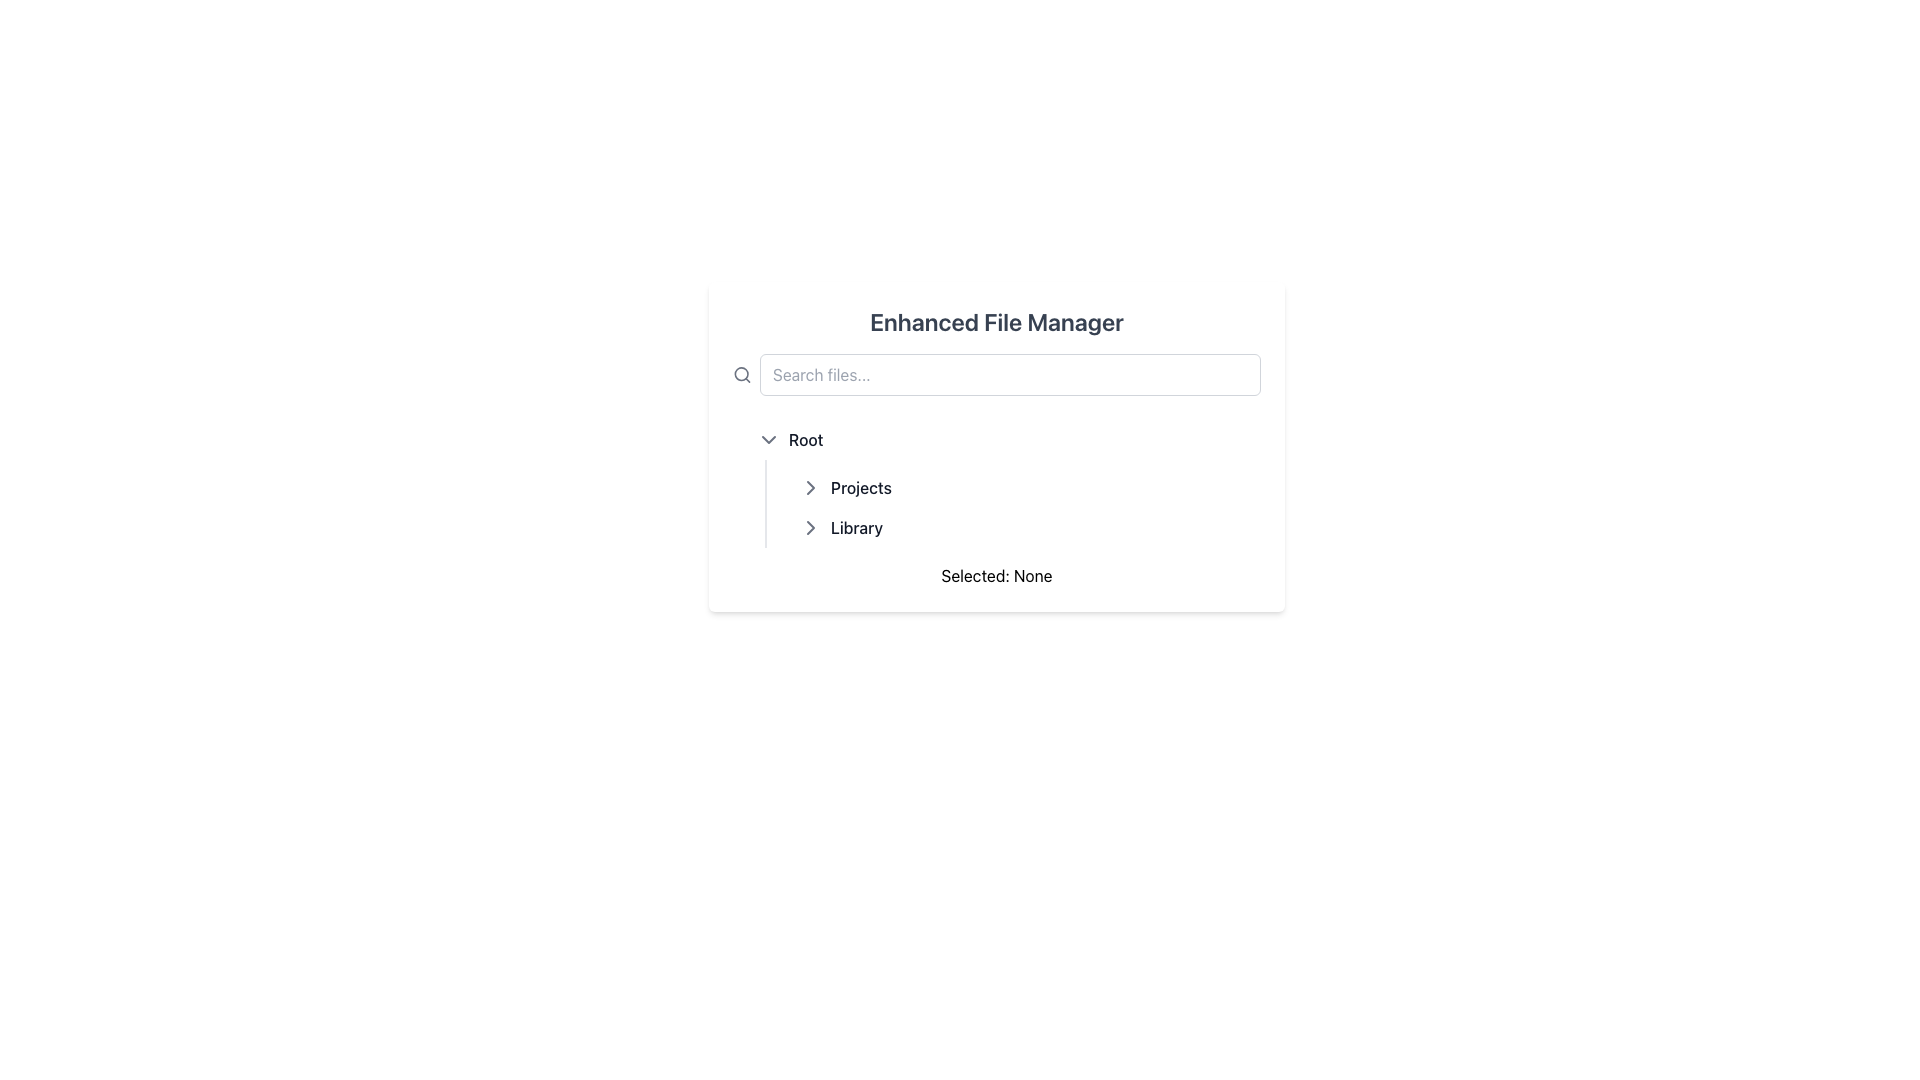  Describe the element at coordinates (997, 575) in the screenshot. I see `text from the label displaying 'Selected: None', which is located at the bottom of the panel beneath the tree structure containing 'Projects' and 'Library'` at that location.